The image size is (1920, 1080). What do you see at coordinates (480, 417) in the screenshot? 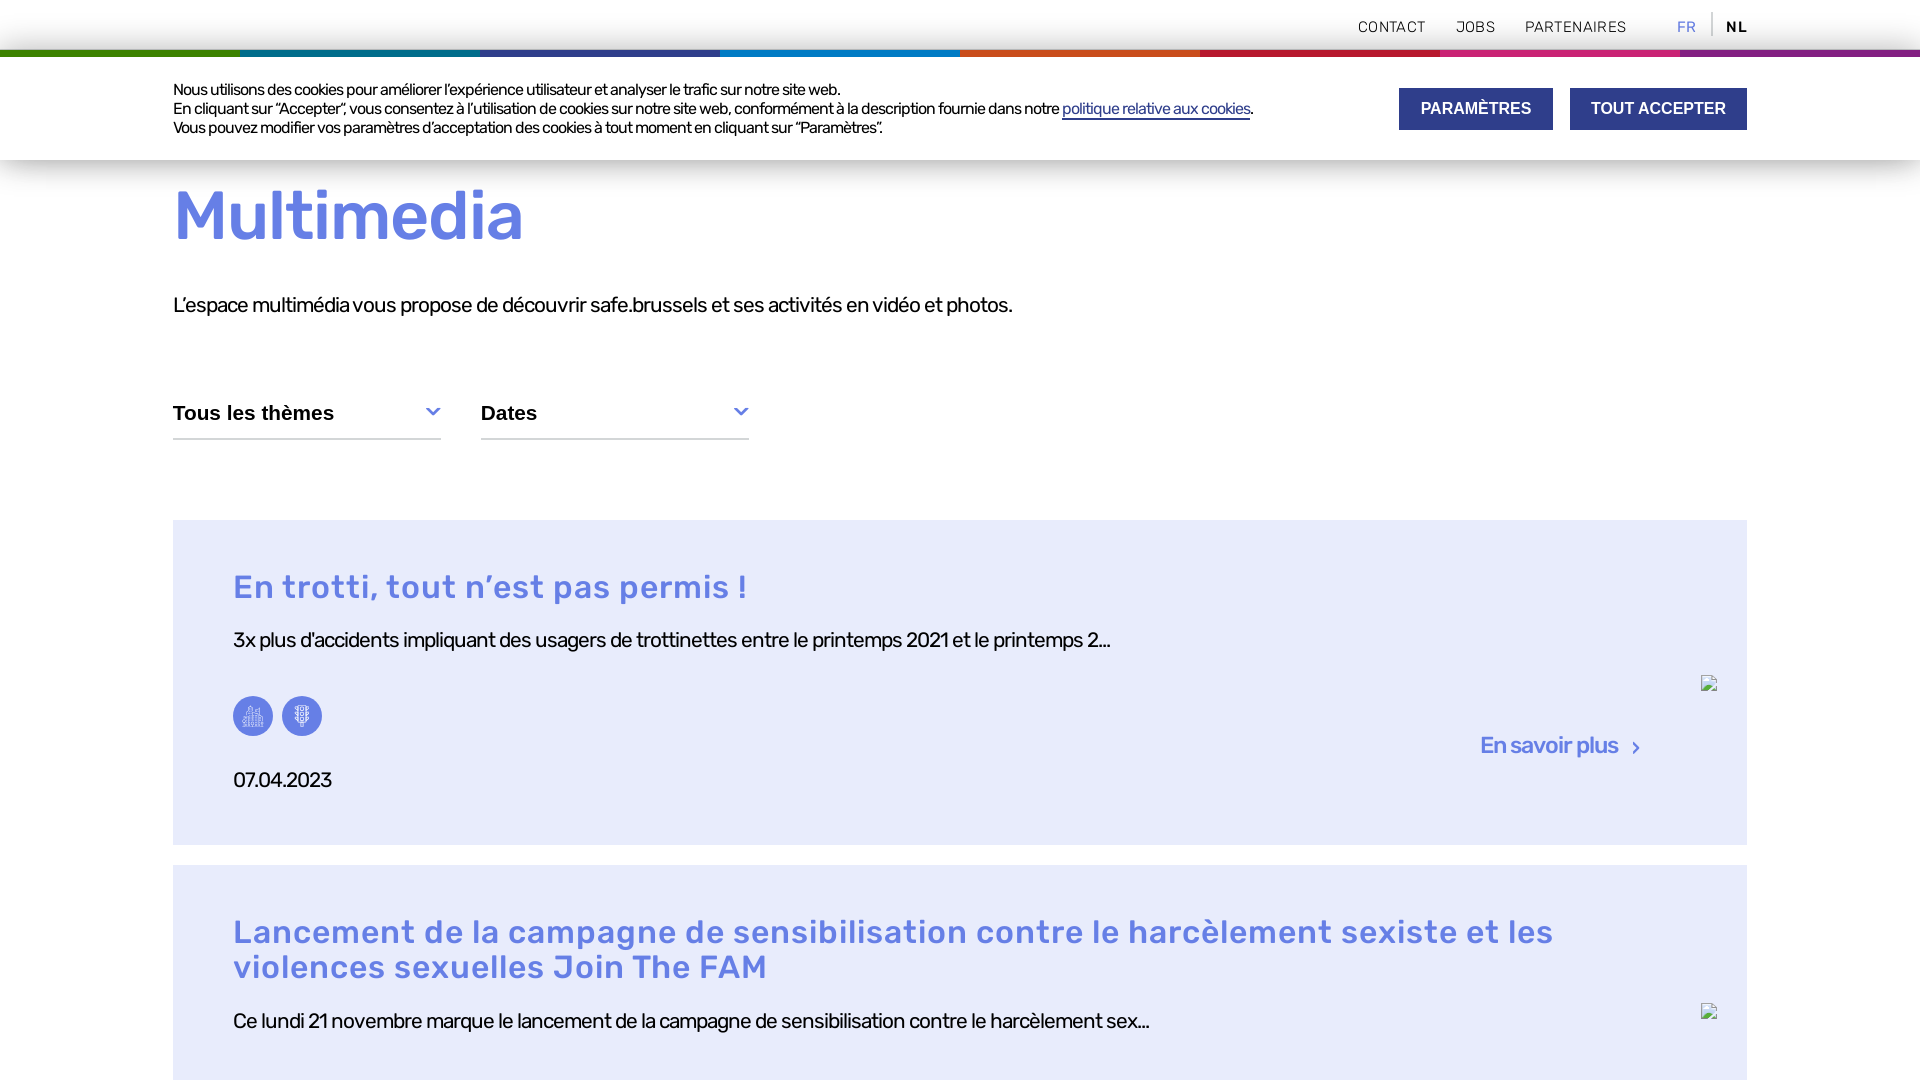
I see `'Dates'` at bounding box center [480, 417].